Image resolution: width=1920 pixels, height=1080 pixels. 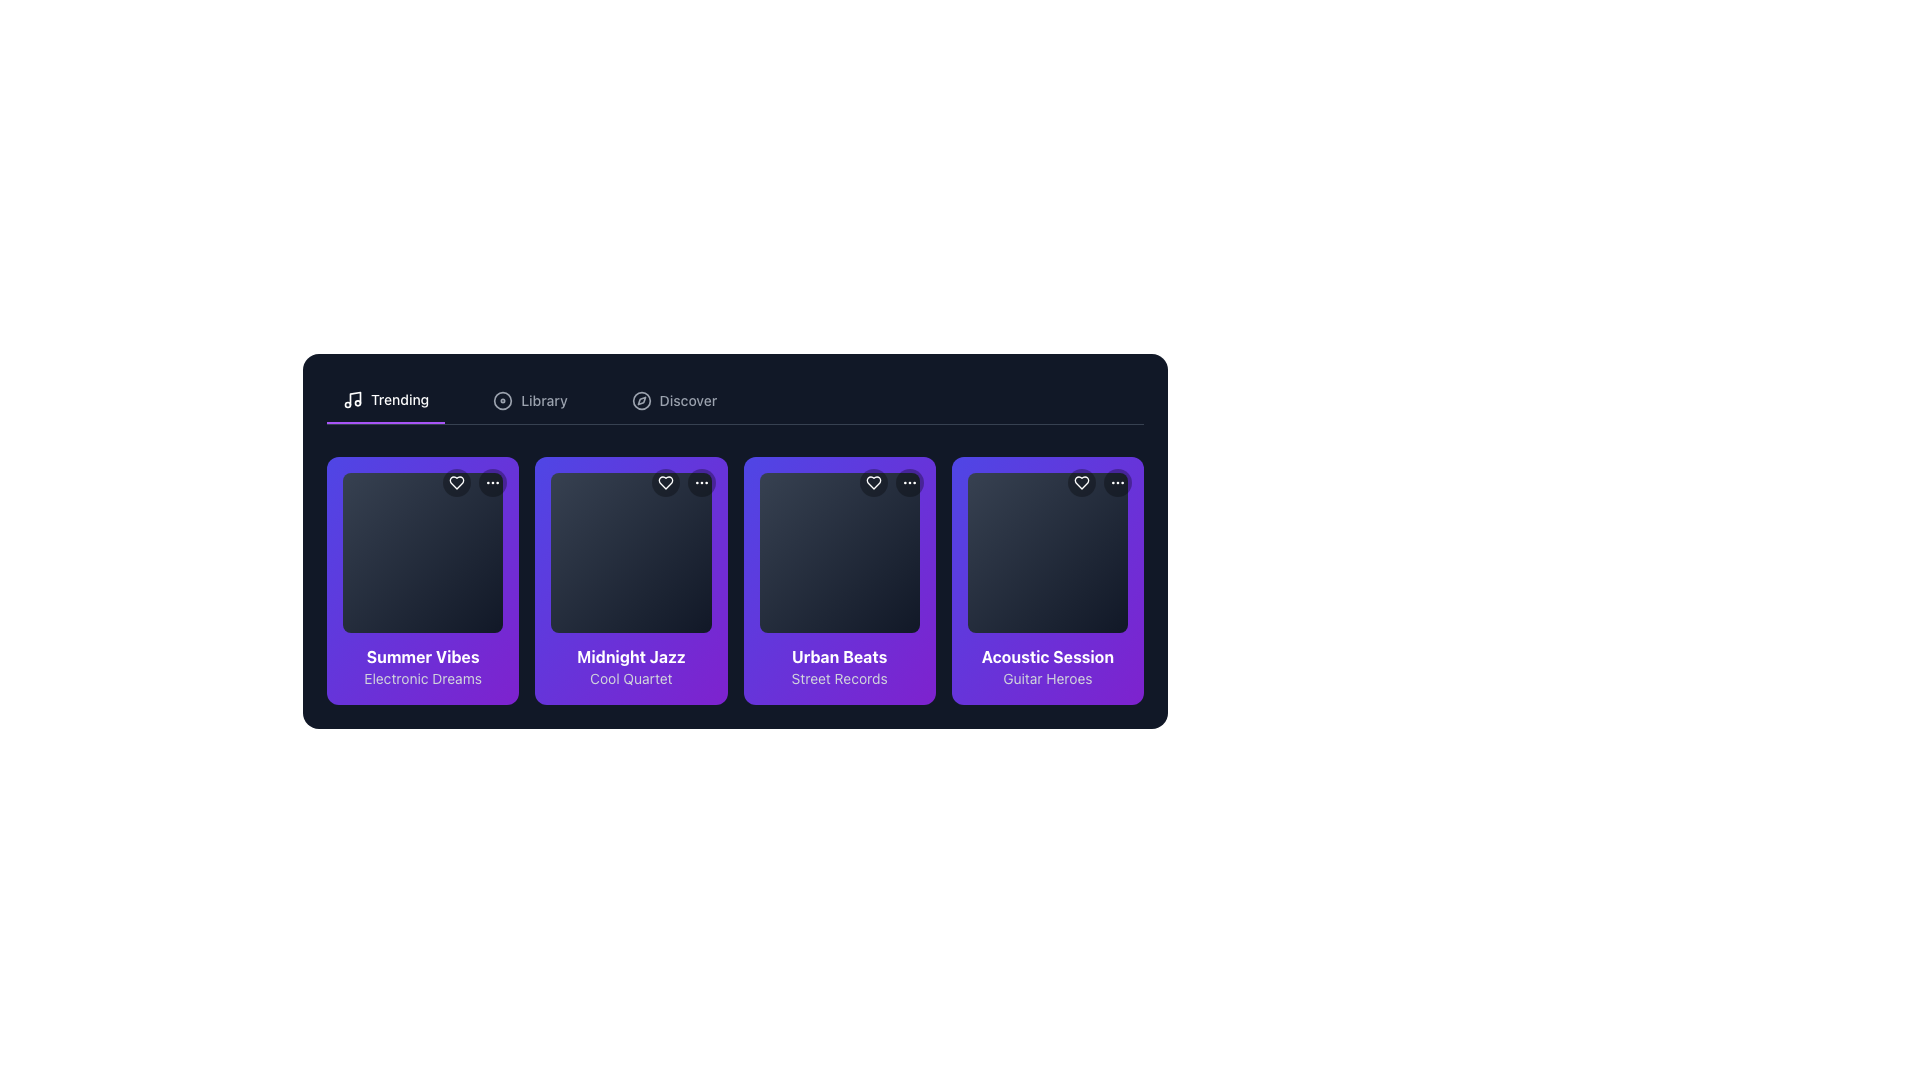 I want to click on text label that serves as the title for the music album or playlist, located at the top of the text area within the second card of the 'Trending' section, so click(x=630, y=657).